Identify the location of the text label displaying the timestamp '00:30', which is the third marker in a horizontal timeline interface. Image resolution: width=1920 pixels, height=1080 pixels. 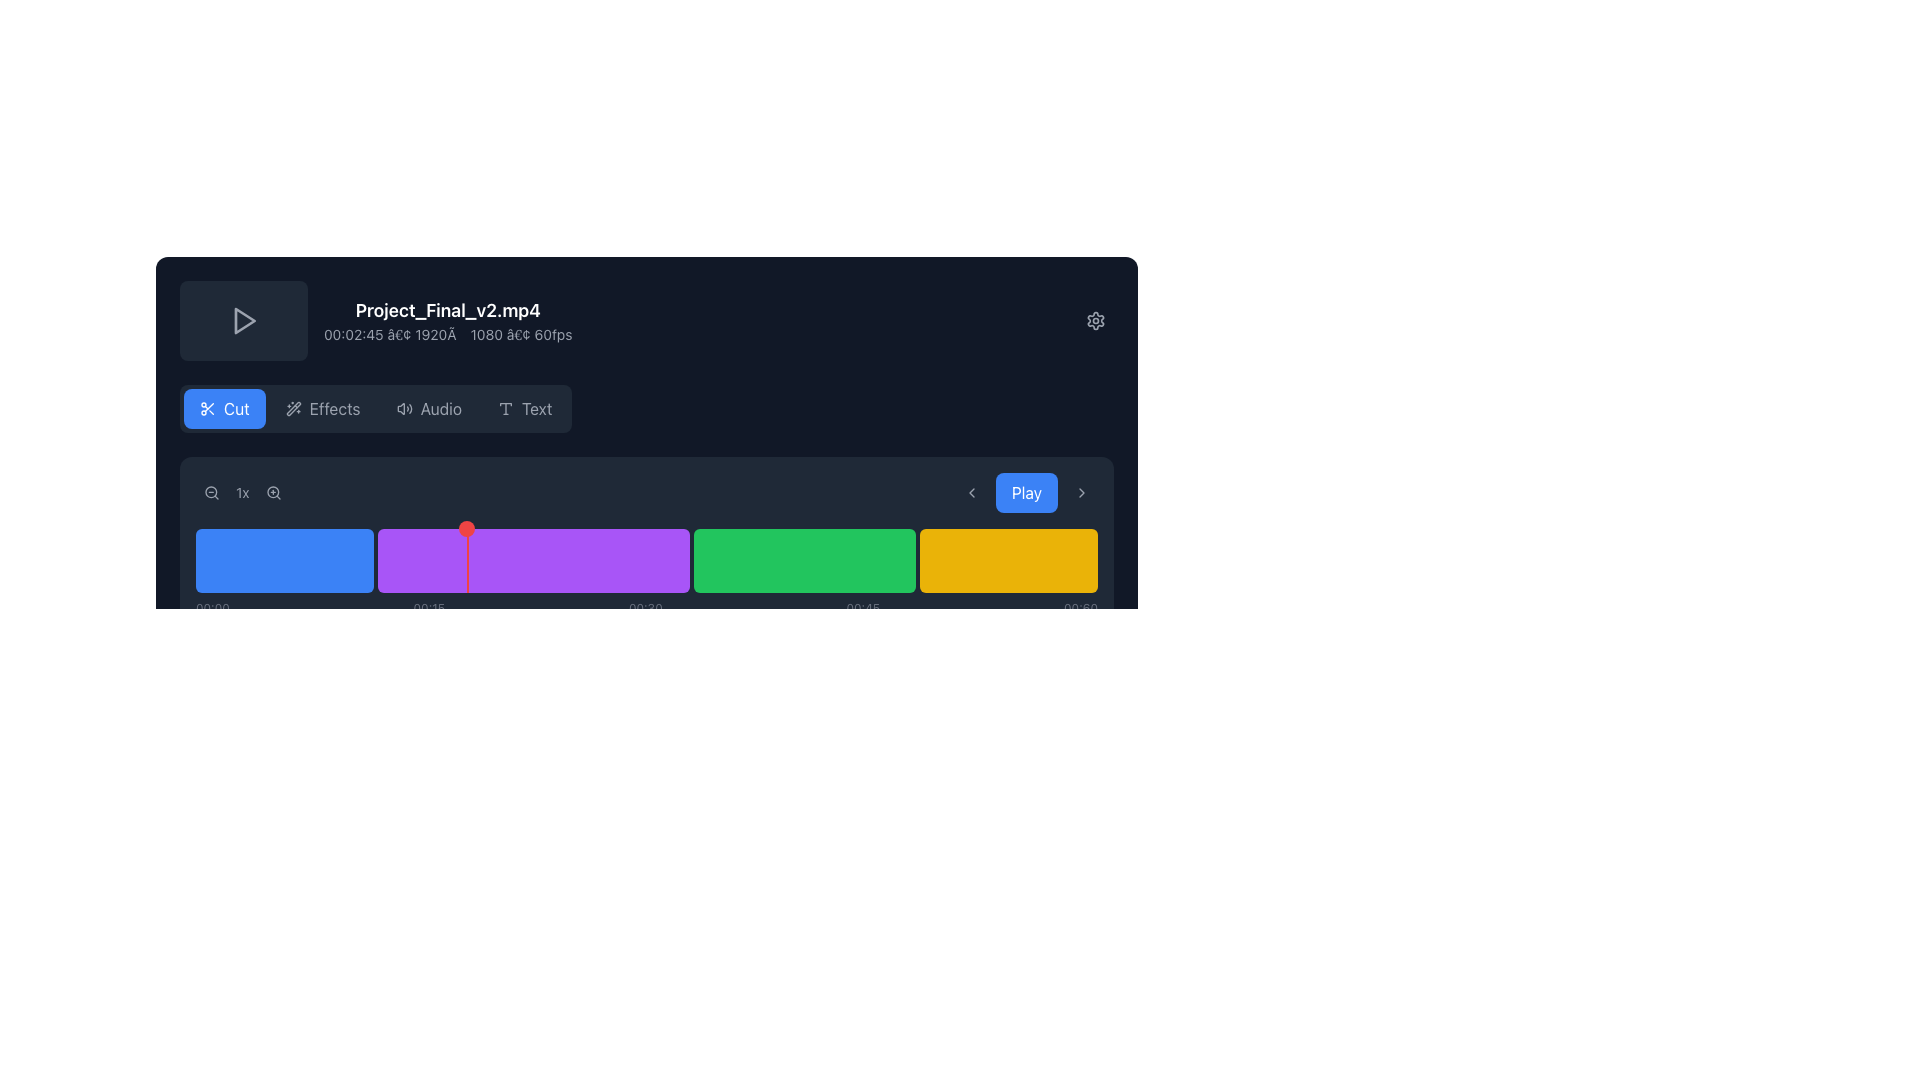
(645, 608).